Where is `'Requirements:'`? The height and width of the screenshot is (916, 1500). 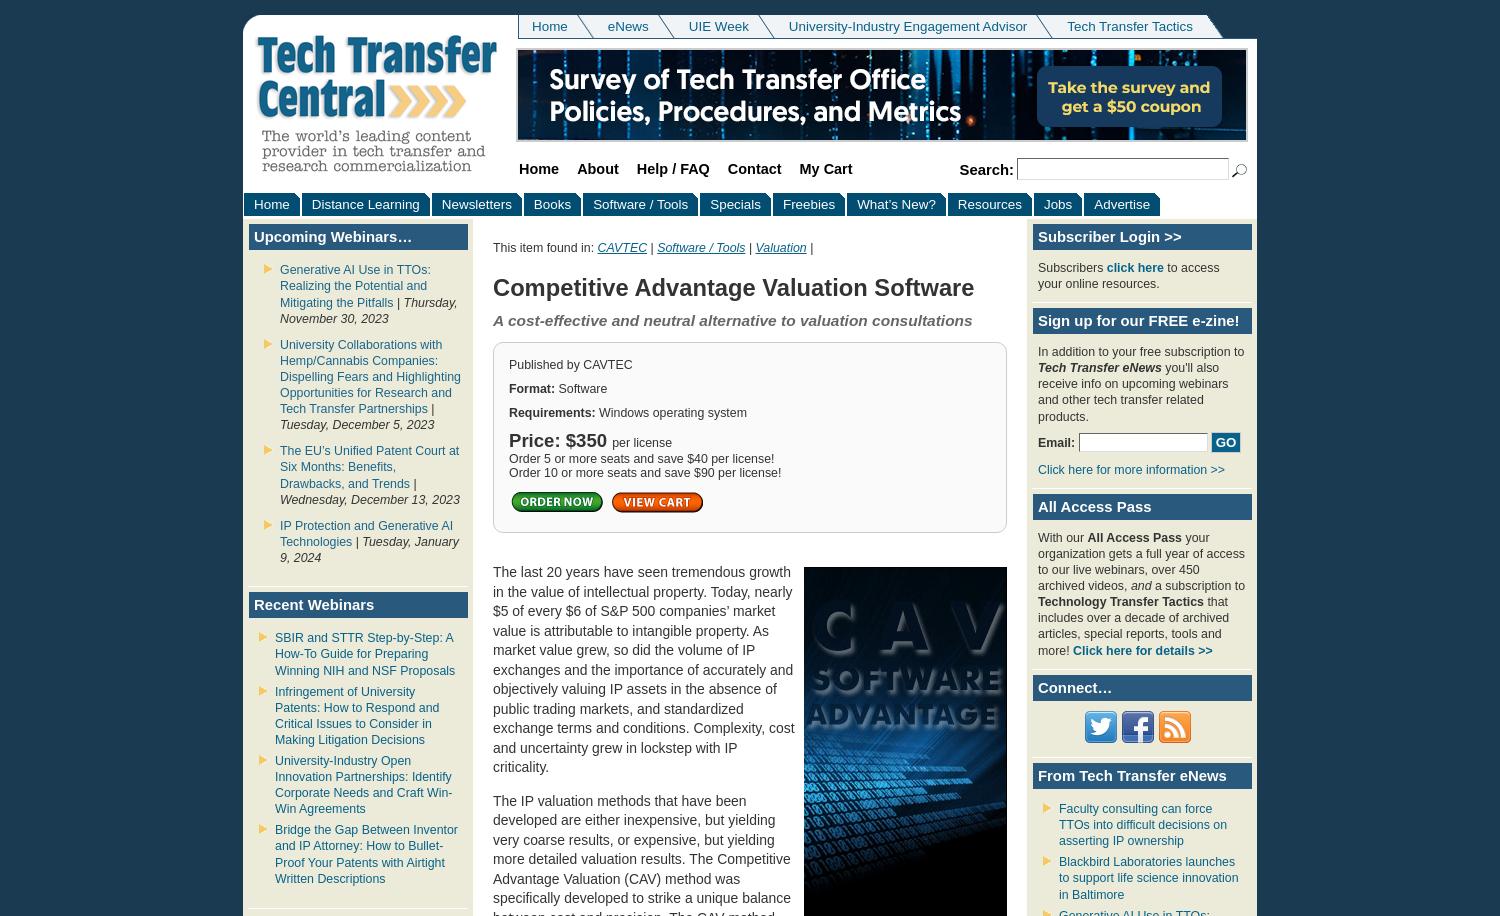 'Requirements:' is located at coordinates (552, 412).